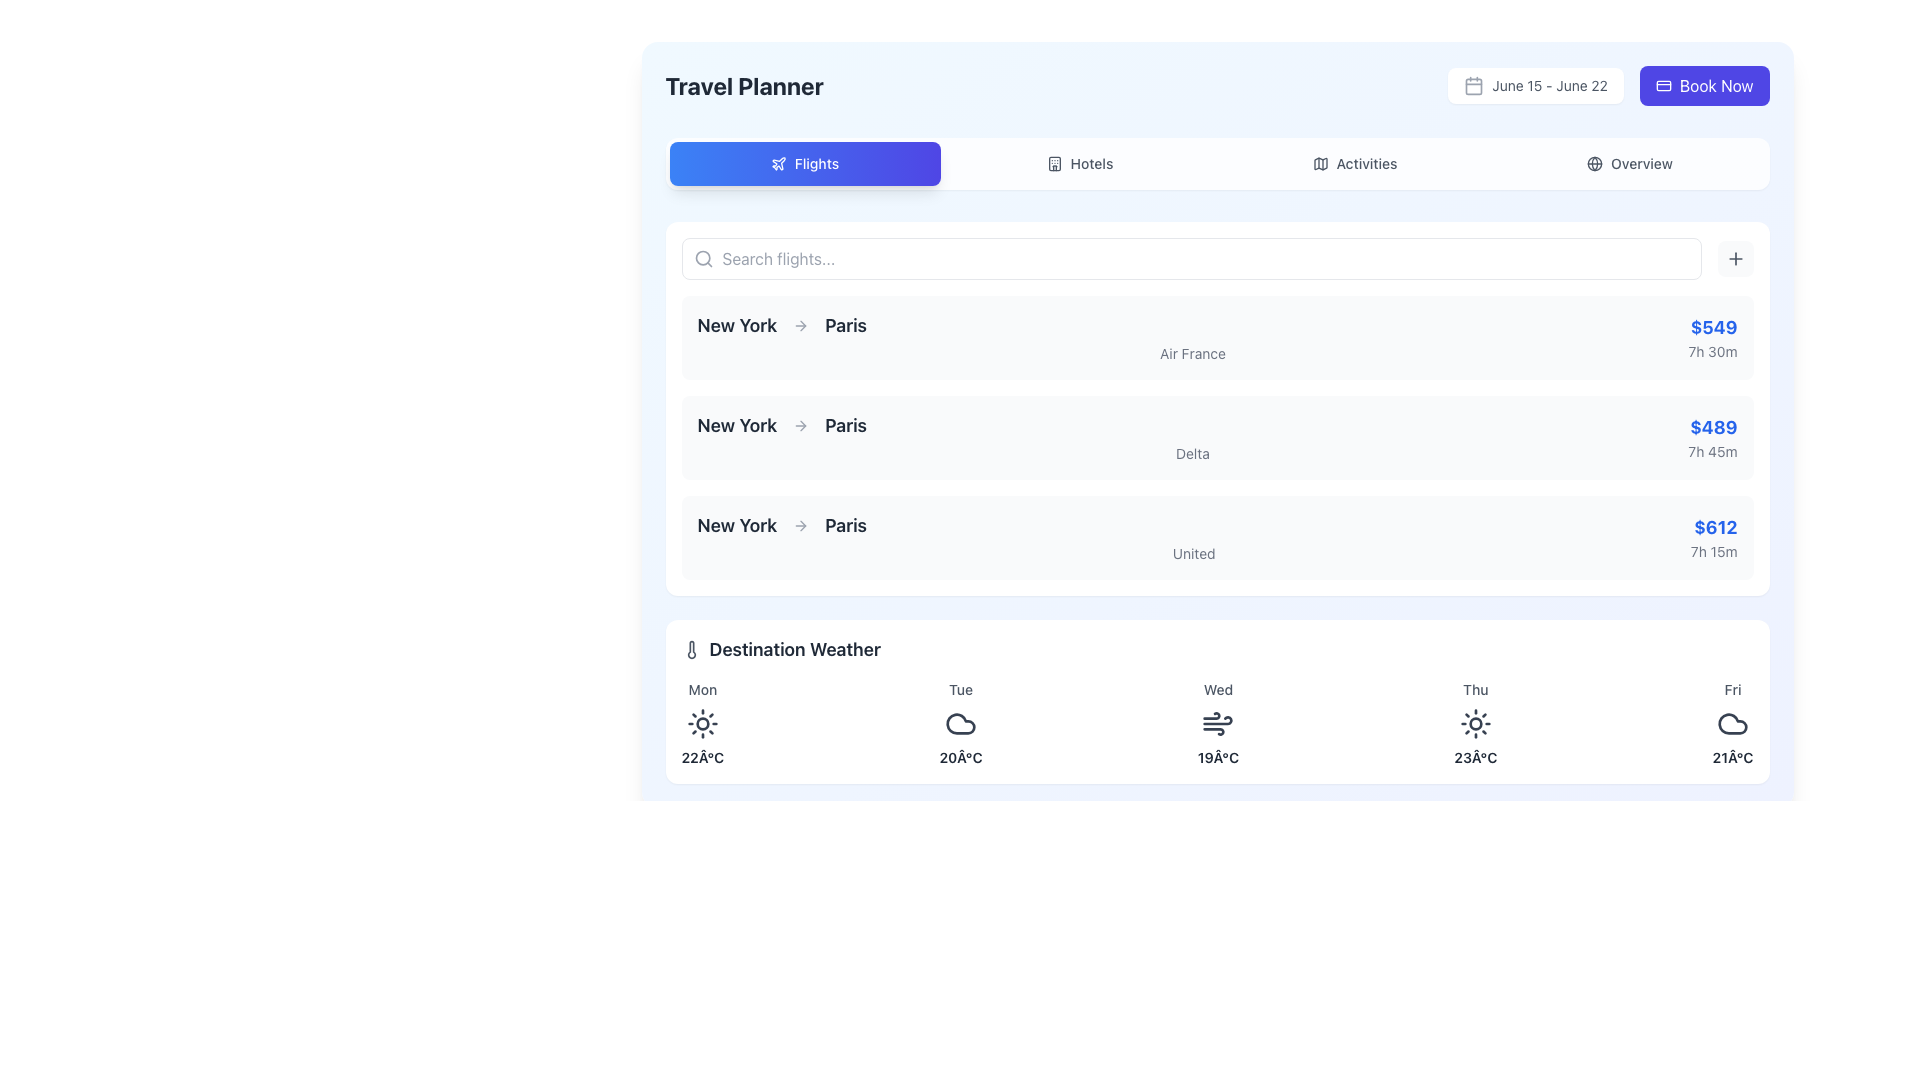 This screenshot has height=1080, width=1920. I want to click on price and duration information displayed in bold blue text for the flight option from New York to Paris provided by Delta, located in the bottom-right corner of the second row of flight options, so click(1712, 437).